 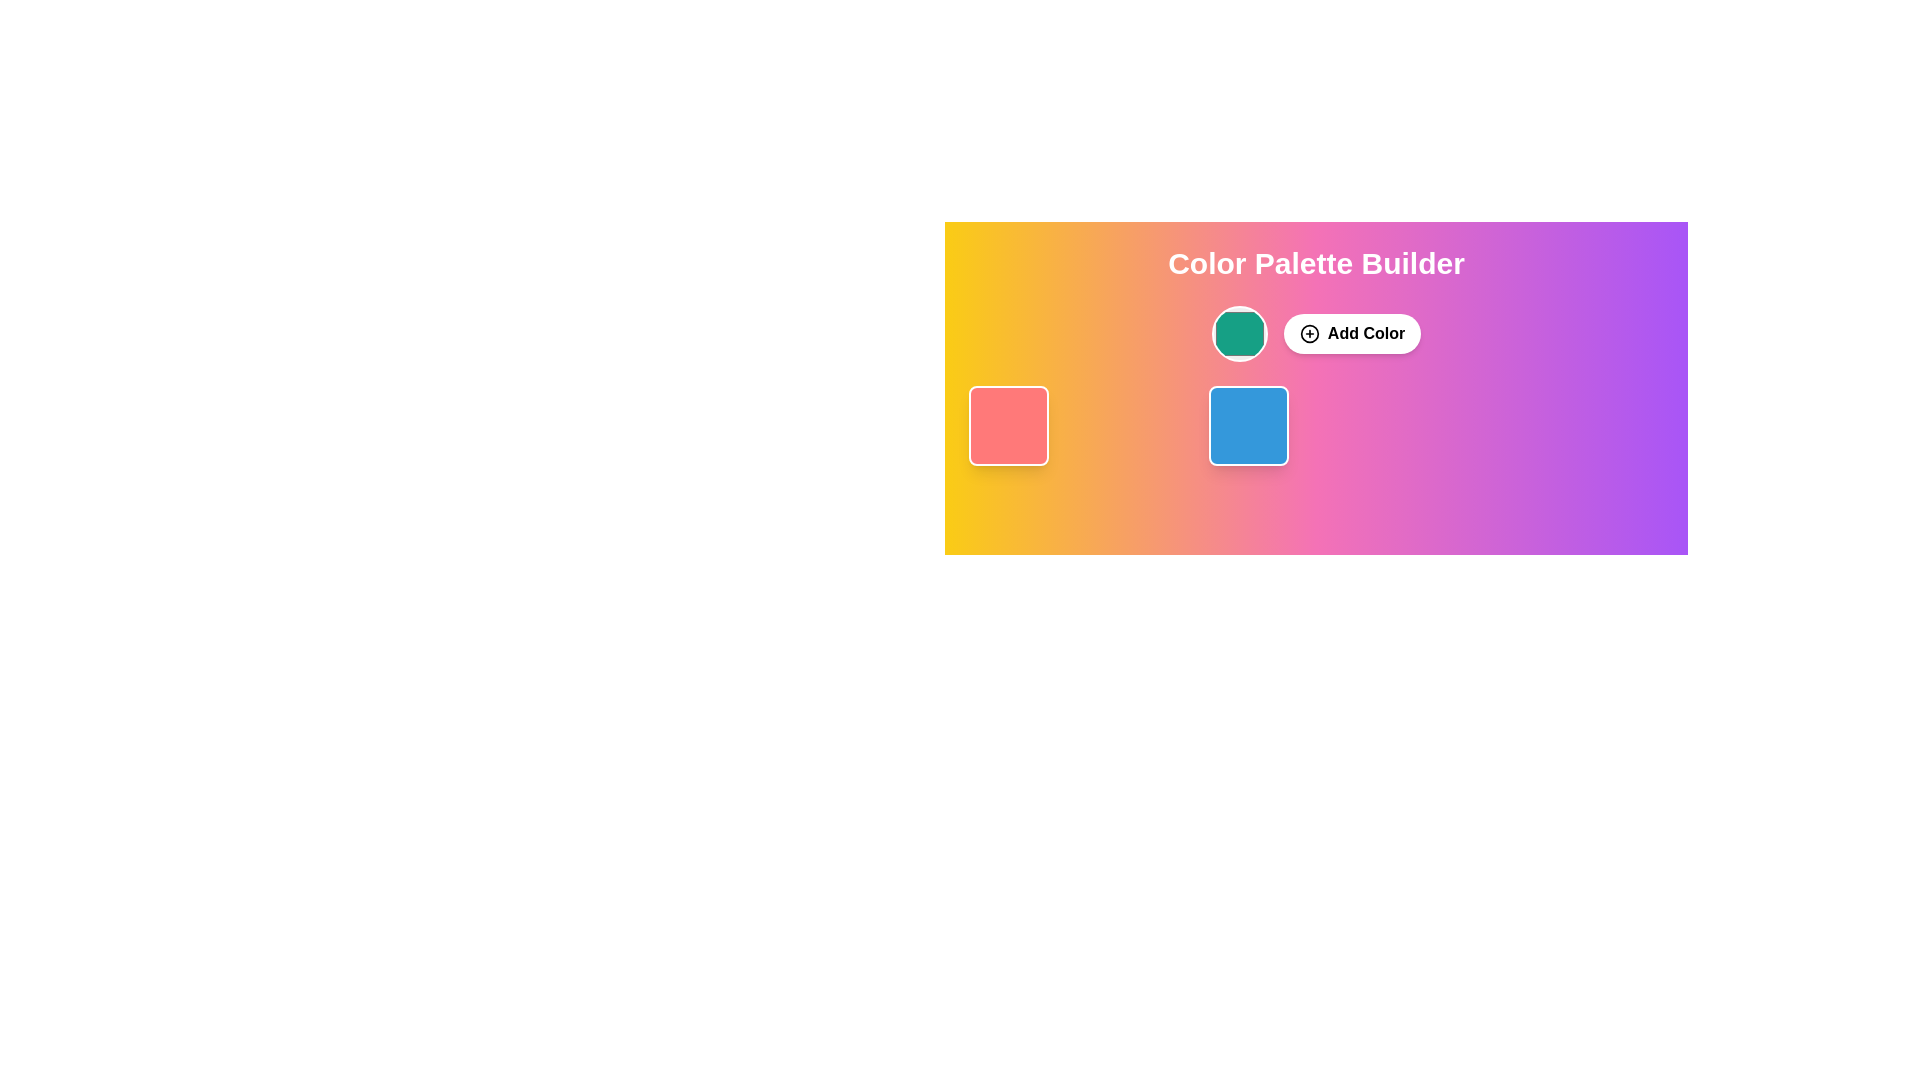 I want to click on the first red square element with a soft border and slight shadow, located on a colorful gradient background, so click(x=1008, y=424).